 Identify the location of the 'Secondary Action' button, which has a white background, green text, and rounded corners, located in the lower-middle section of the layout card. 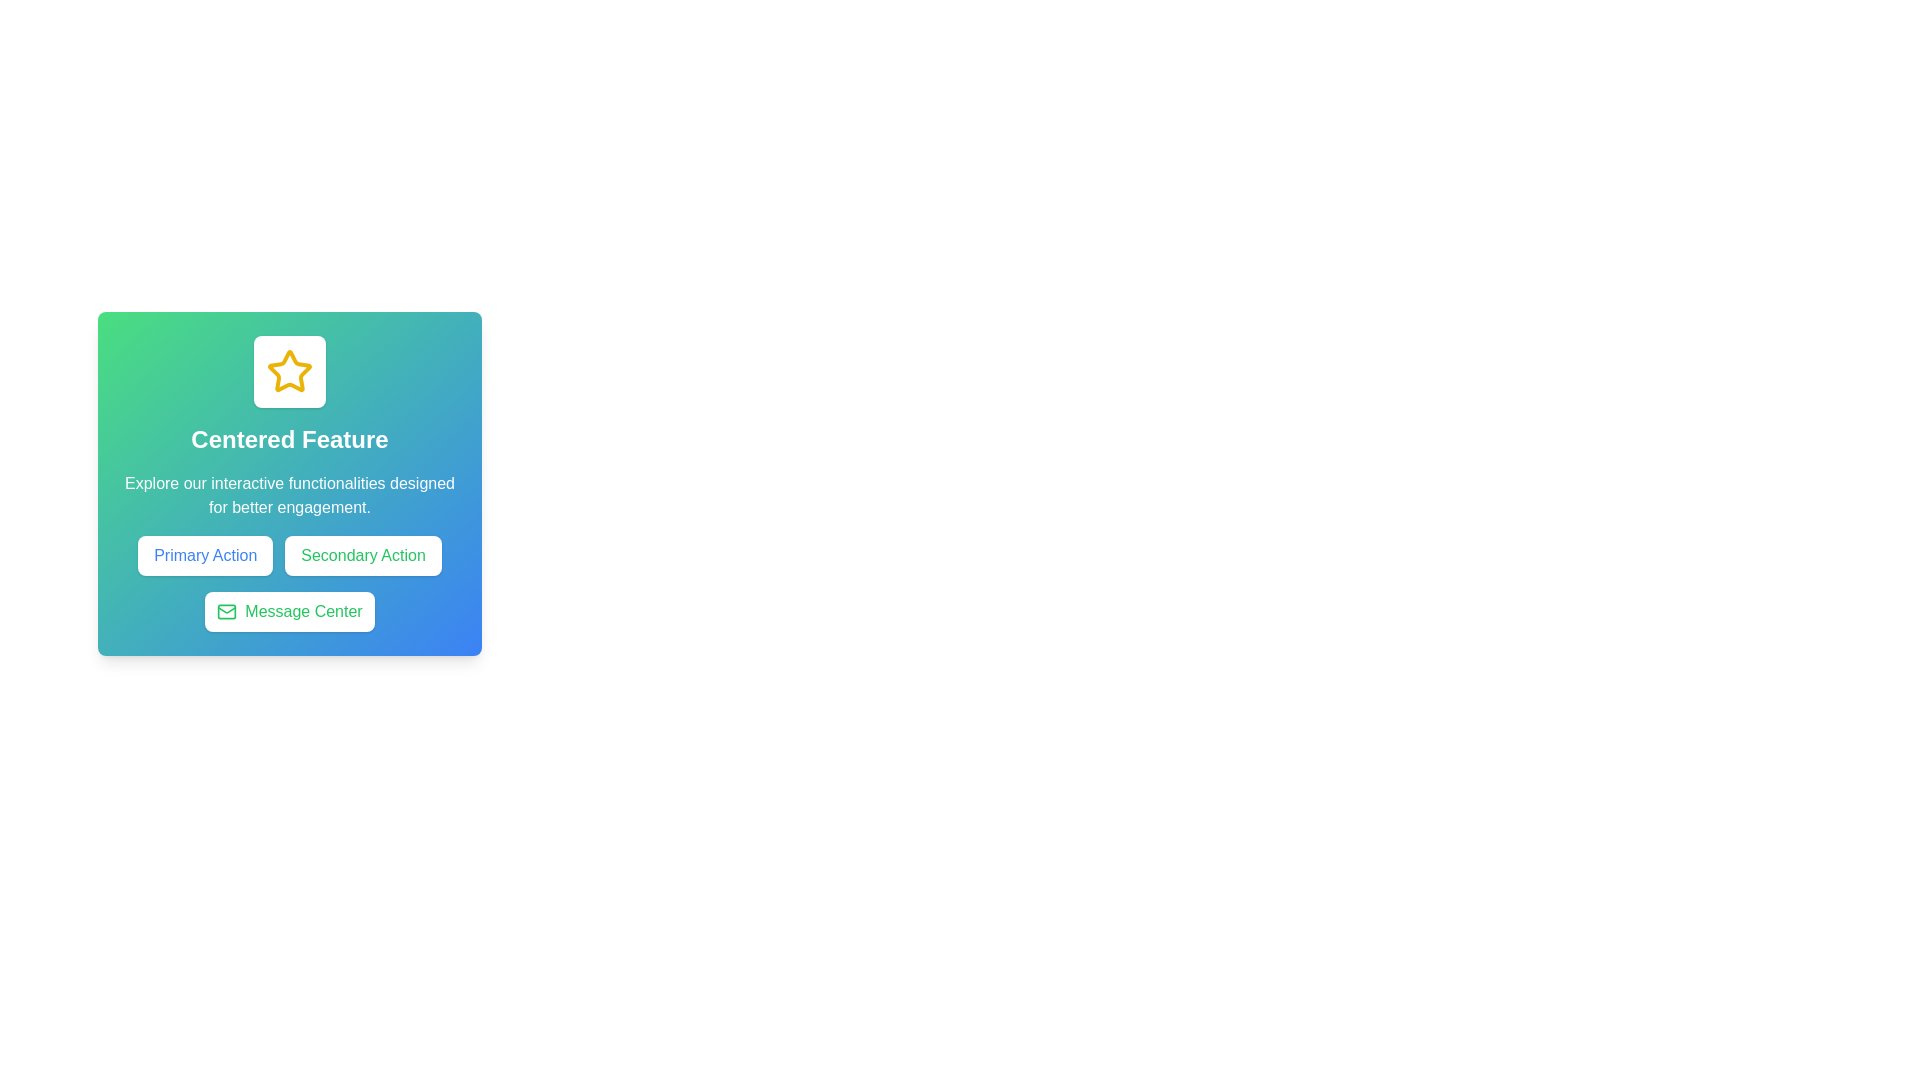
(363, 555).